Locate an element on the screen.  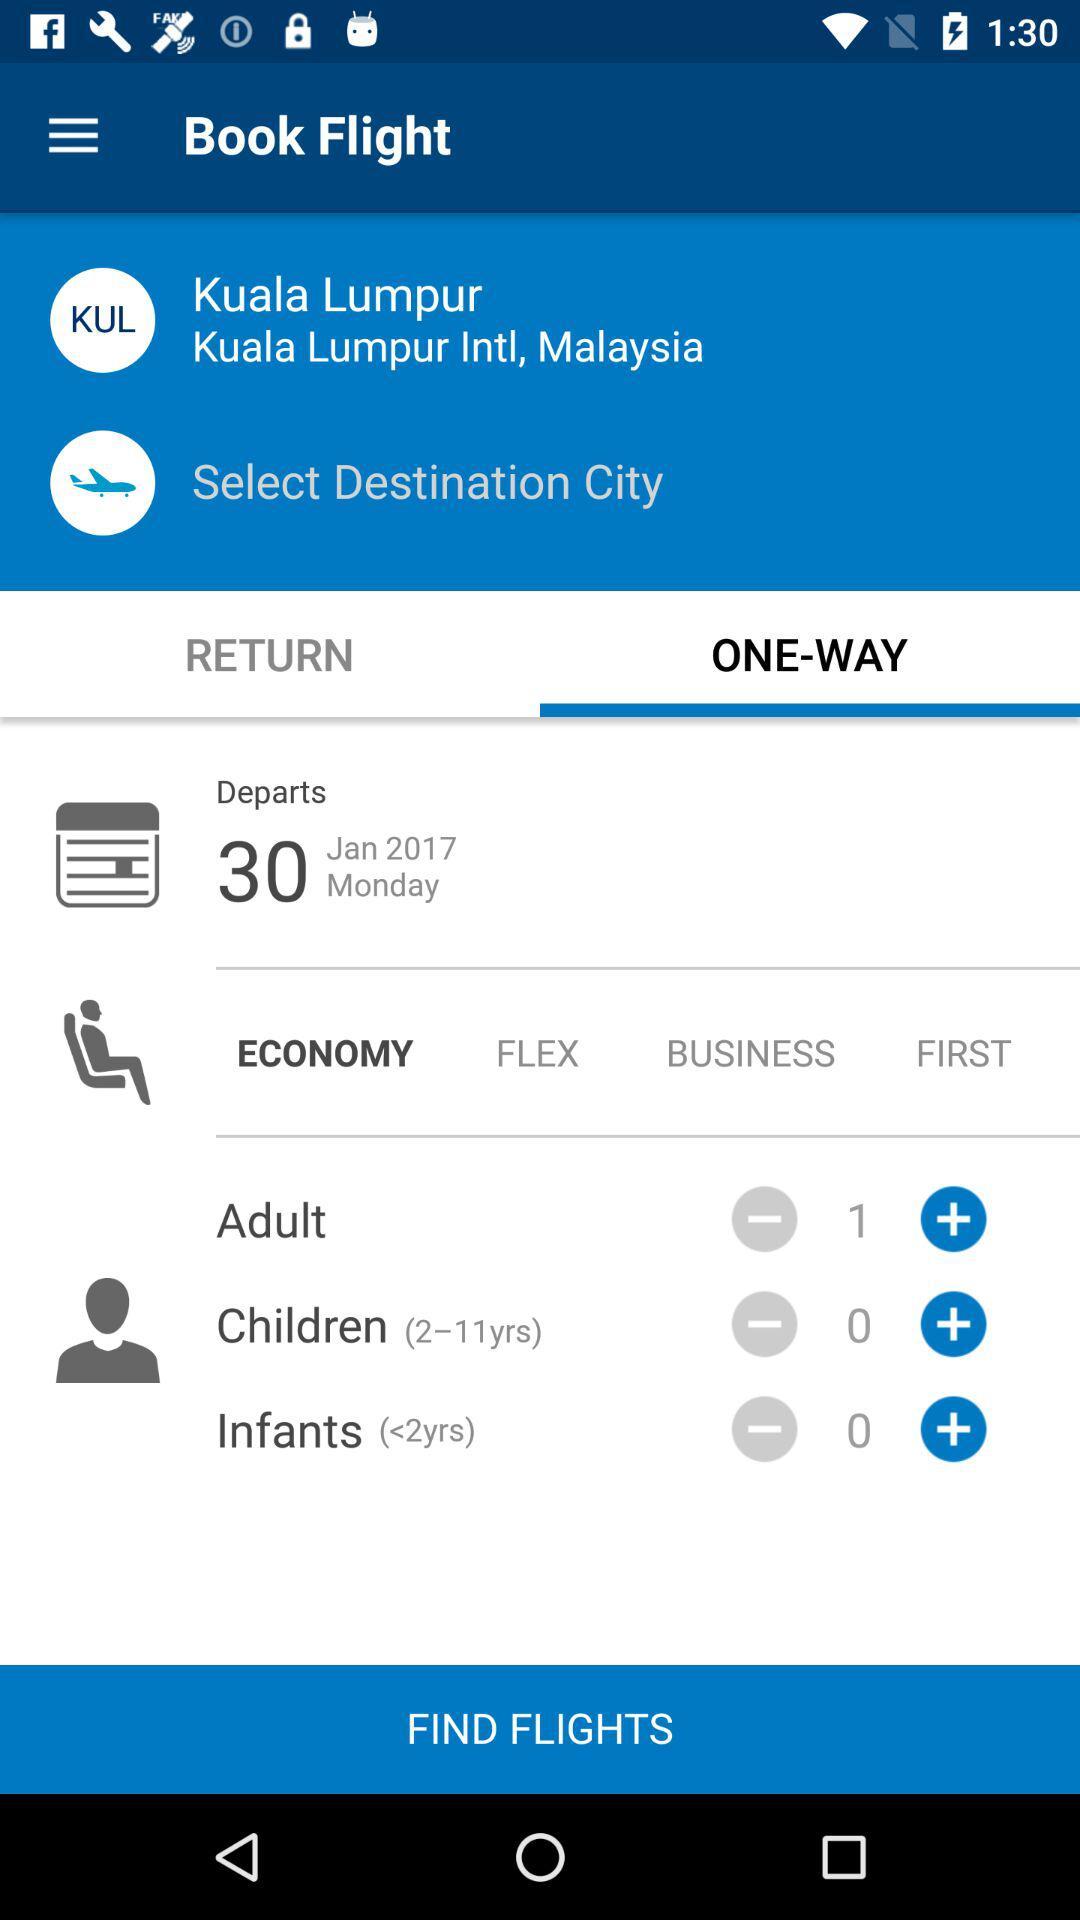
economy icon is located at coordinates (324, 1051).